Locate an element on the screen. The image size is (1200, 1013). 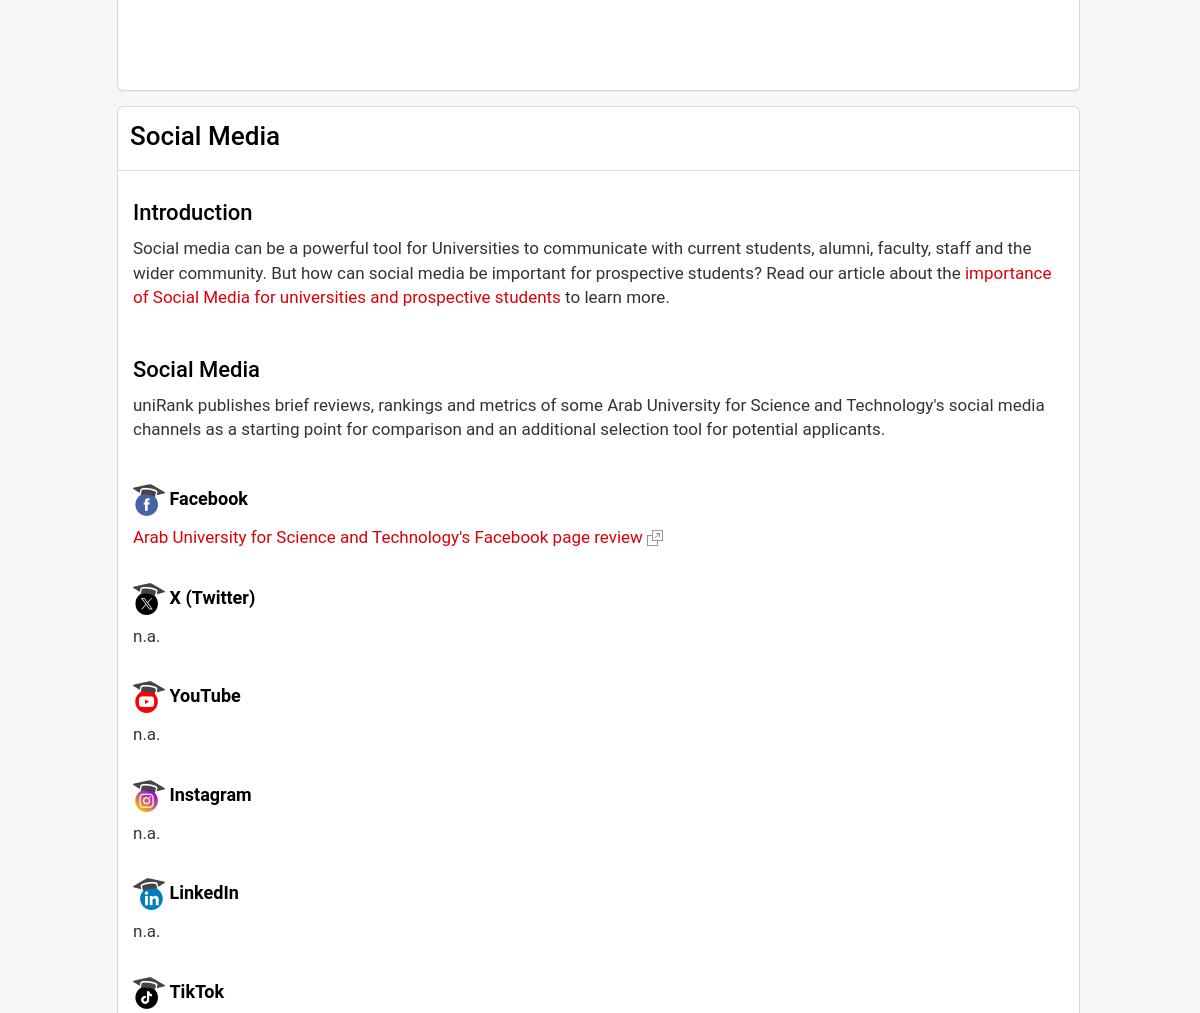
'Social media can be a powerful tool for Universities to communicate with current students, alumni, faculty, staff and the wider community. But how can social media be important for prospective students? Read our article about the' is located at coordinates (581, 259).